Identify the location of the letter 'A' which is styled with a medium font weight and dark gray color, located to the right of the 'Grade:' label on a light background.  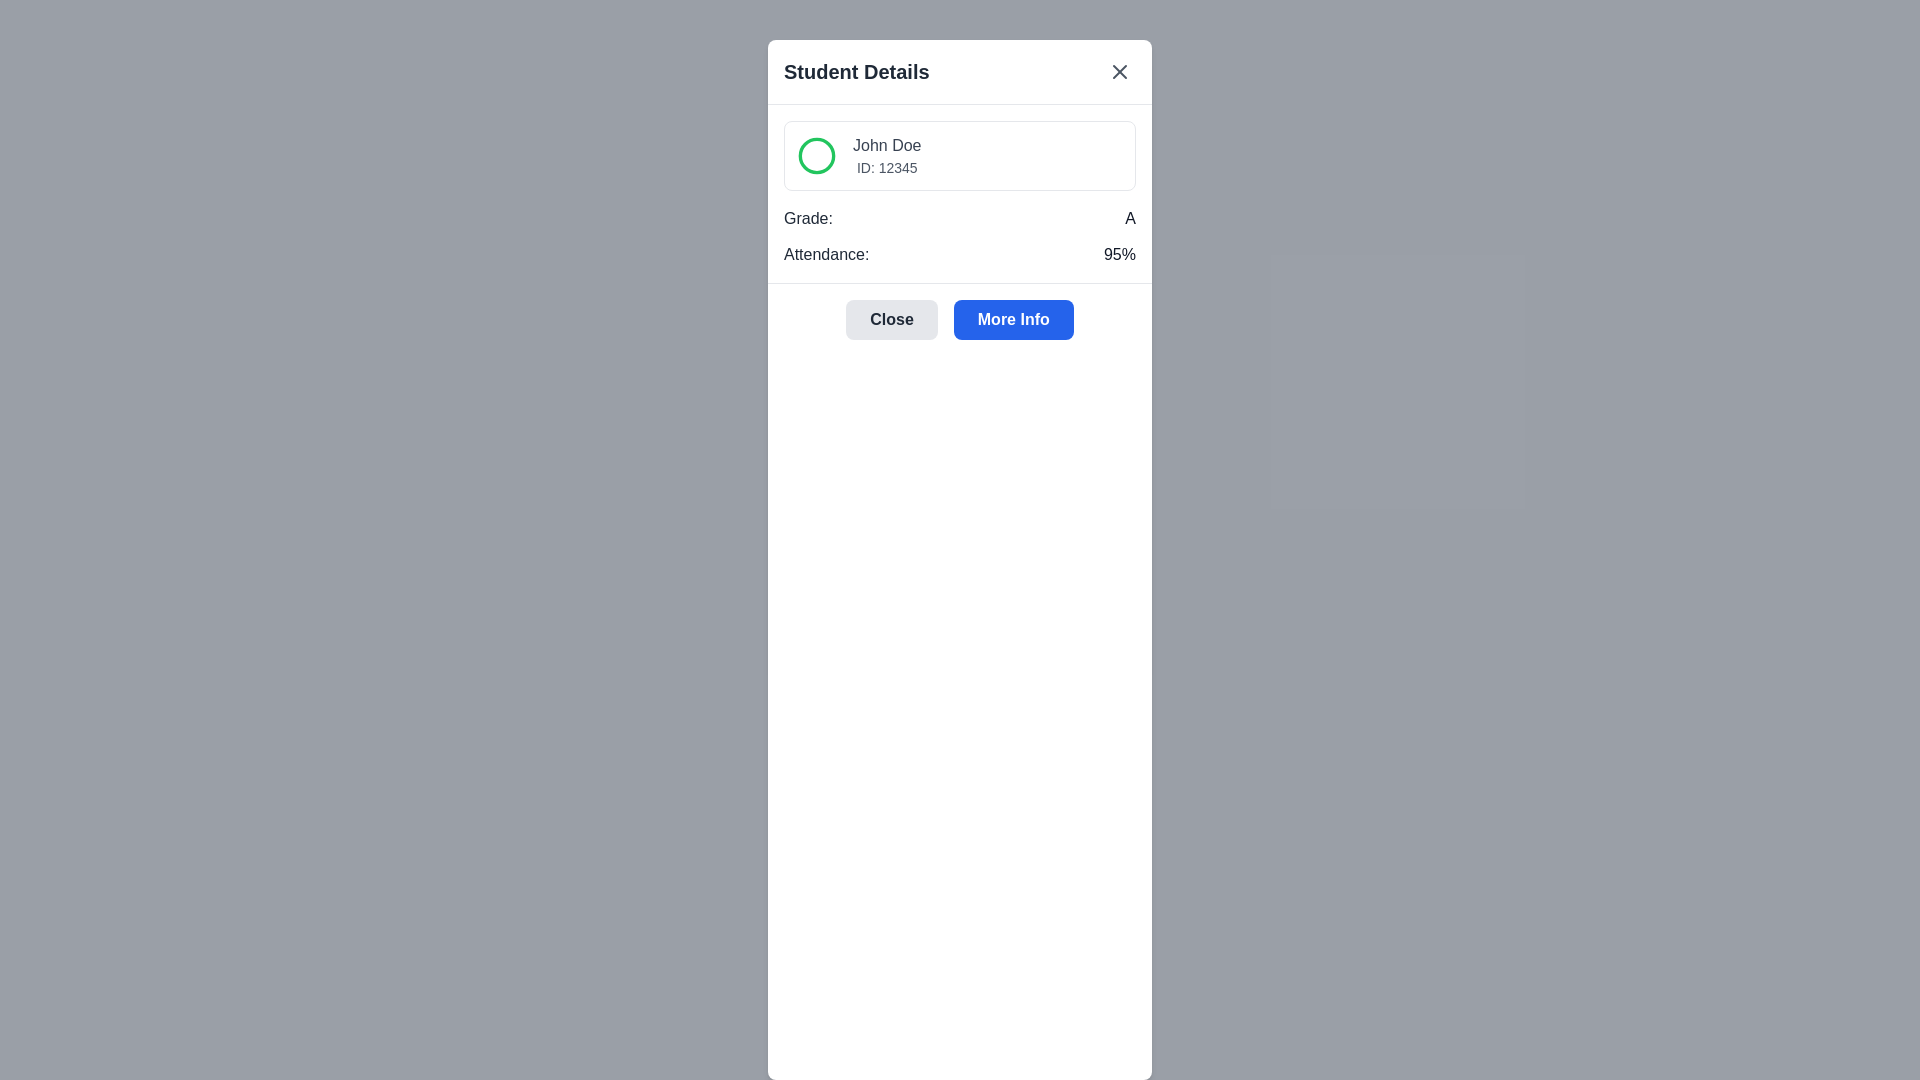
(1130, 219).